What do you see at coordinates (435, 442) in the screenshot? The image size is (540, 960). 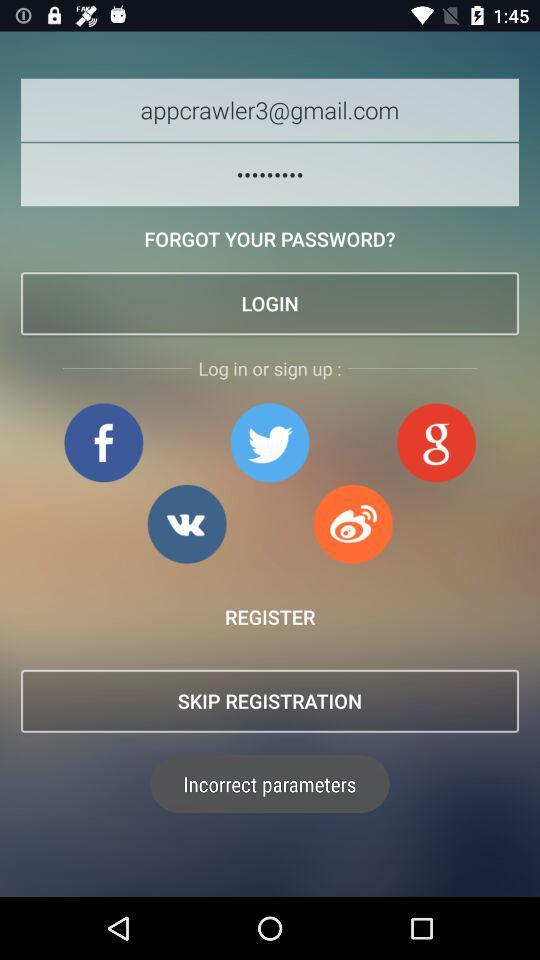 I see `google icon` at bounding box center [435, 442].